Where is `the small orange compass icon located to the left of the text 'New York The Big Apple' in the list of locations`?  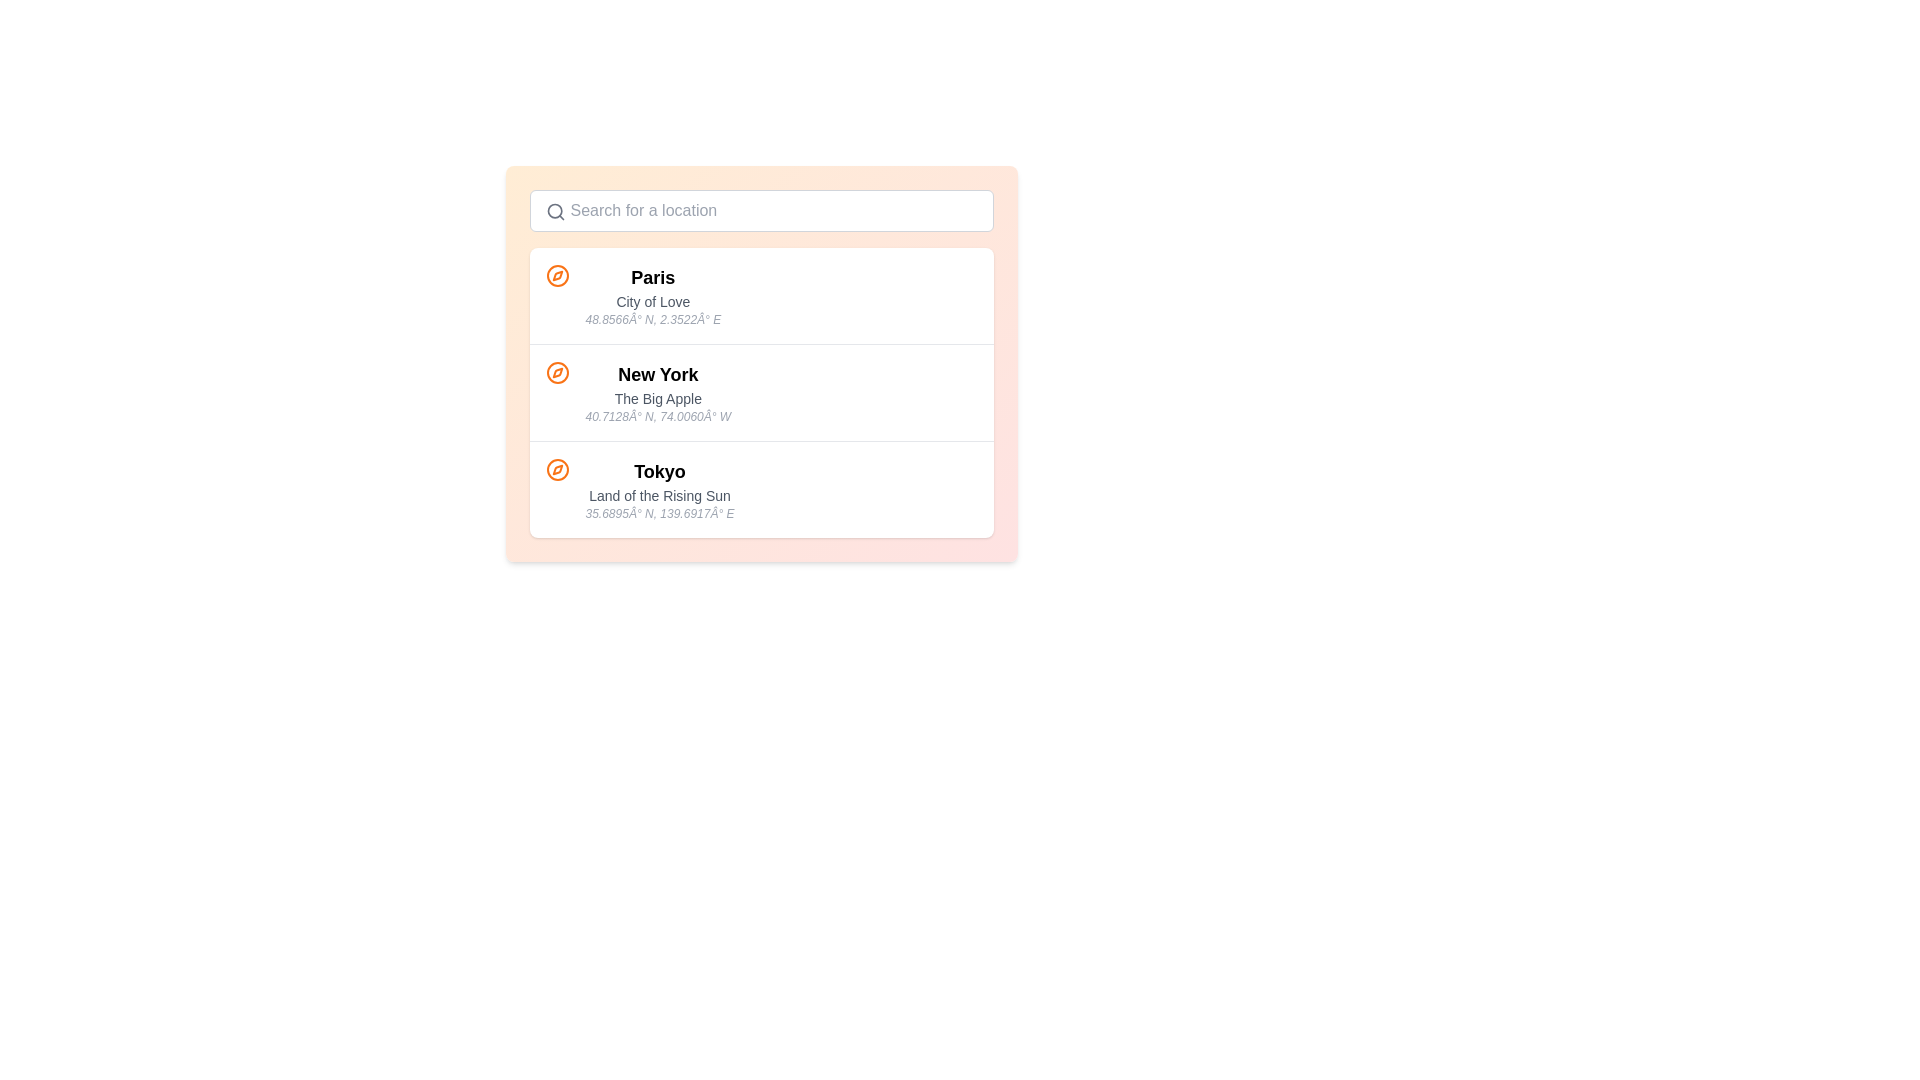 the small orange compass icon located to the left of the text 'New York The Big Apple' in the list of locations is located at coordinates (557, 373).